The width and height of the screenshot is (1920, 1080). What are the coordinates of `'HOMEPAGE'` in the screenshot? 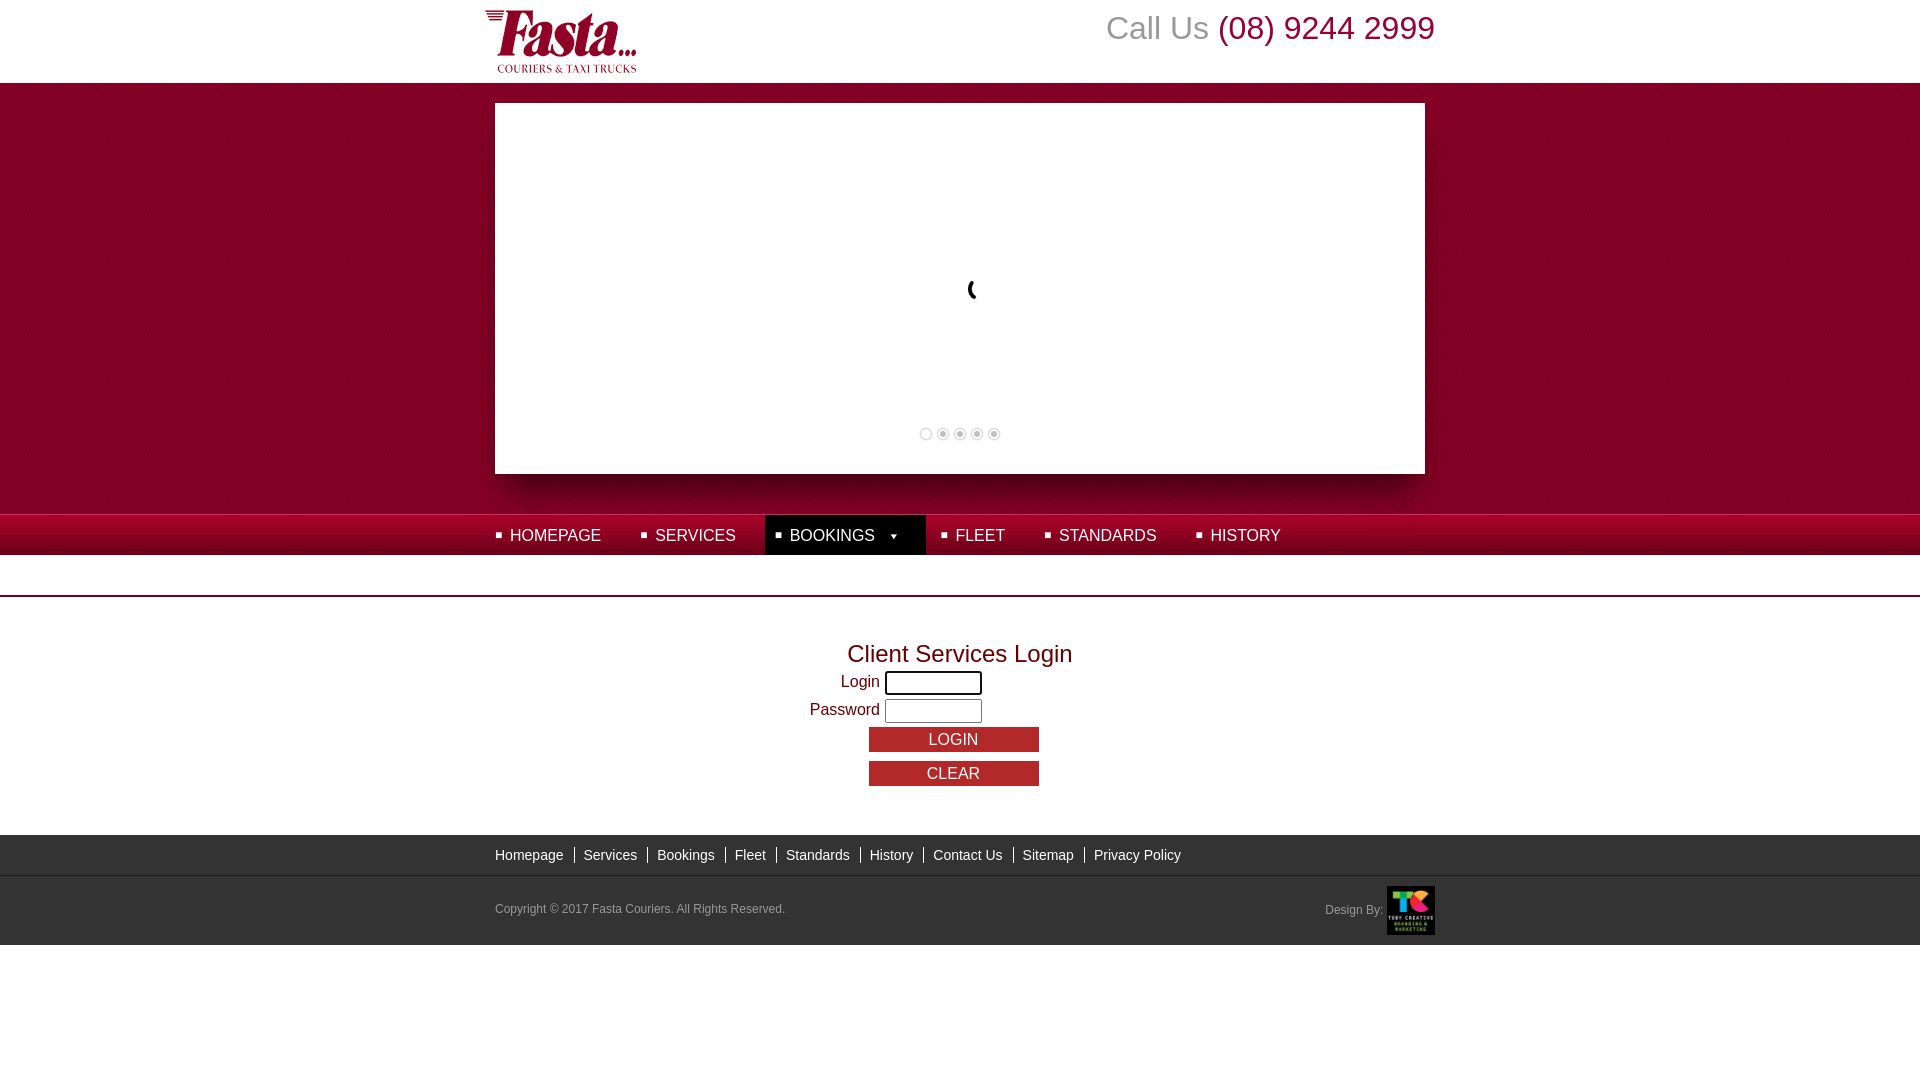 It's located at (555, 534).